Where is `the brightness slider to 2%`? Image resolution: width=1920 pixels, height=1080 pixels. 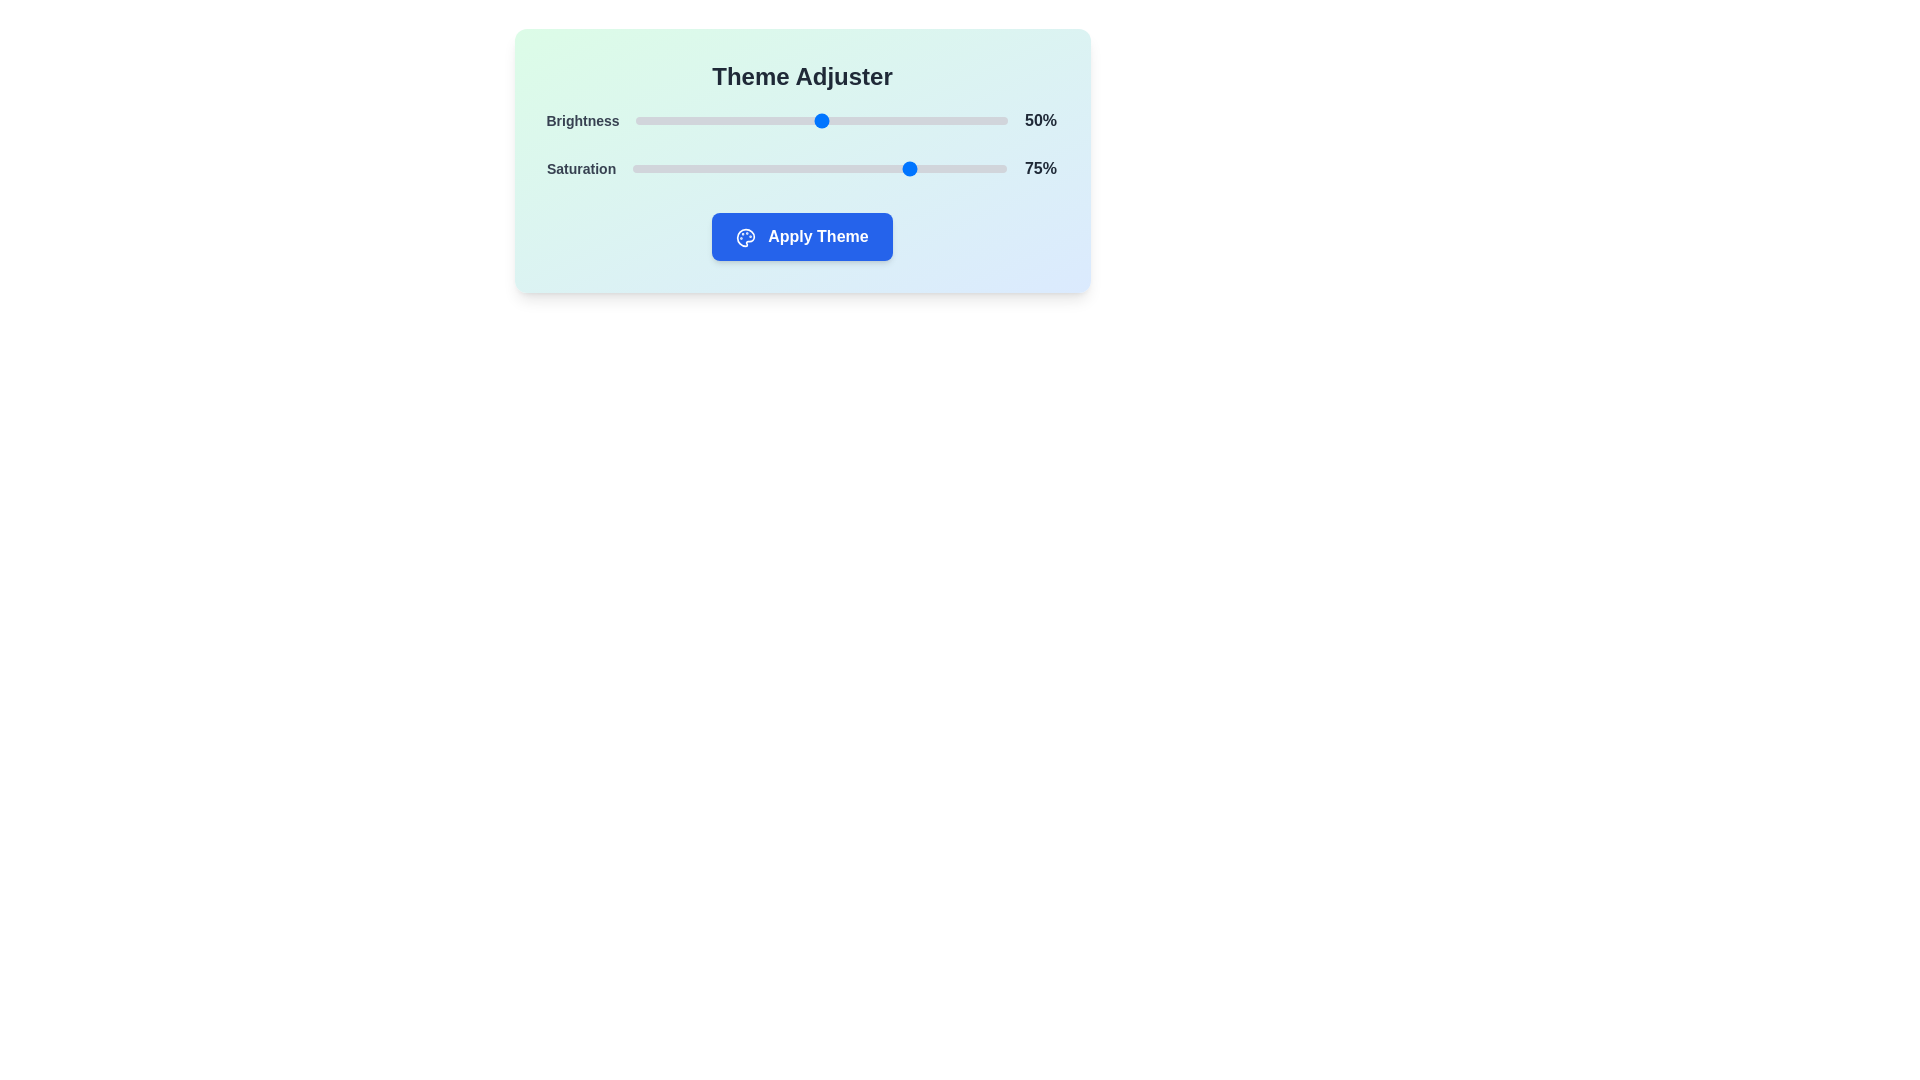
the brightness slider to 2% is located at coordinates (643, 120).